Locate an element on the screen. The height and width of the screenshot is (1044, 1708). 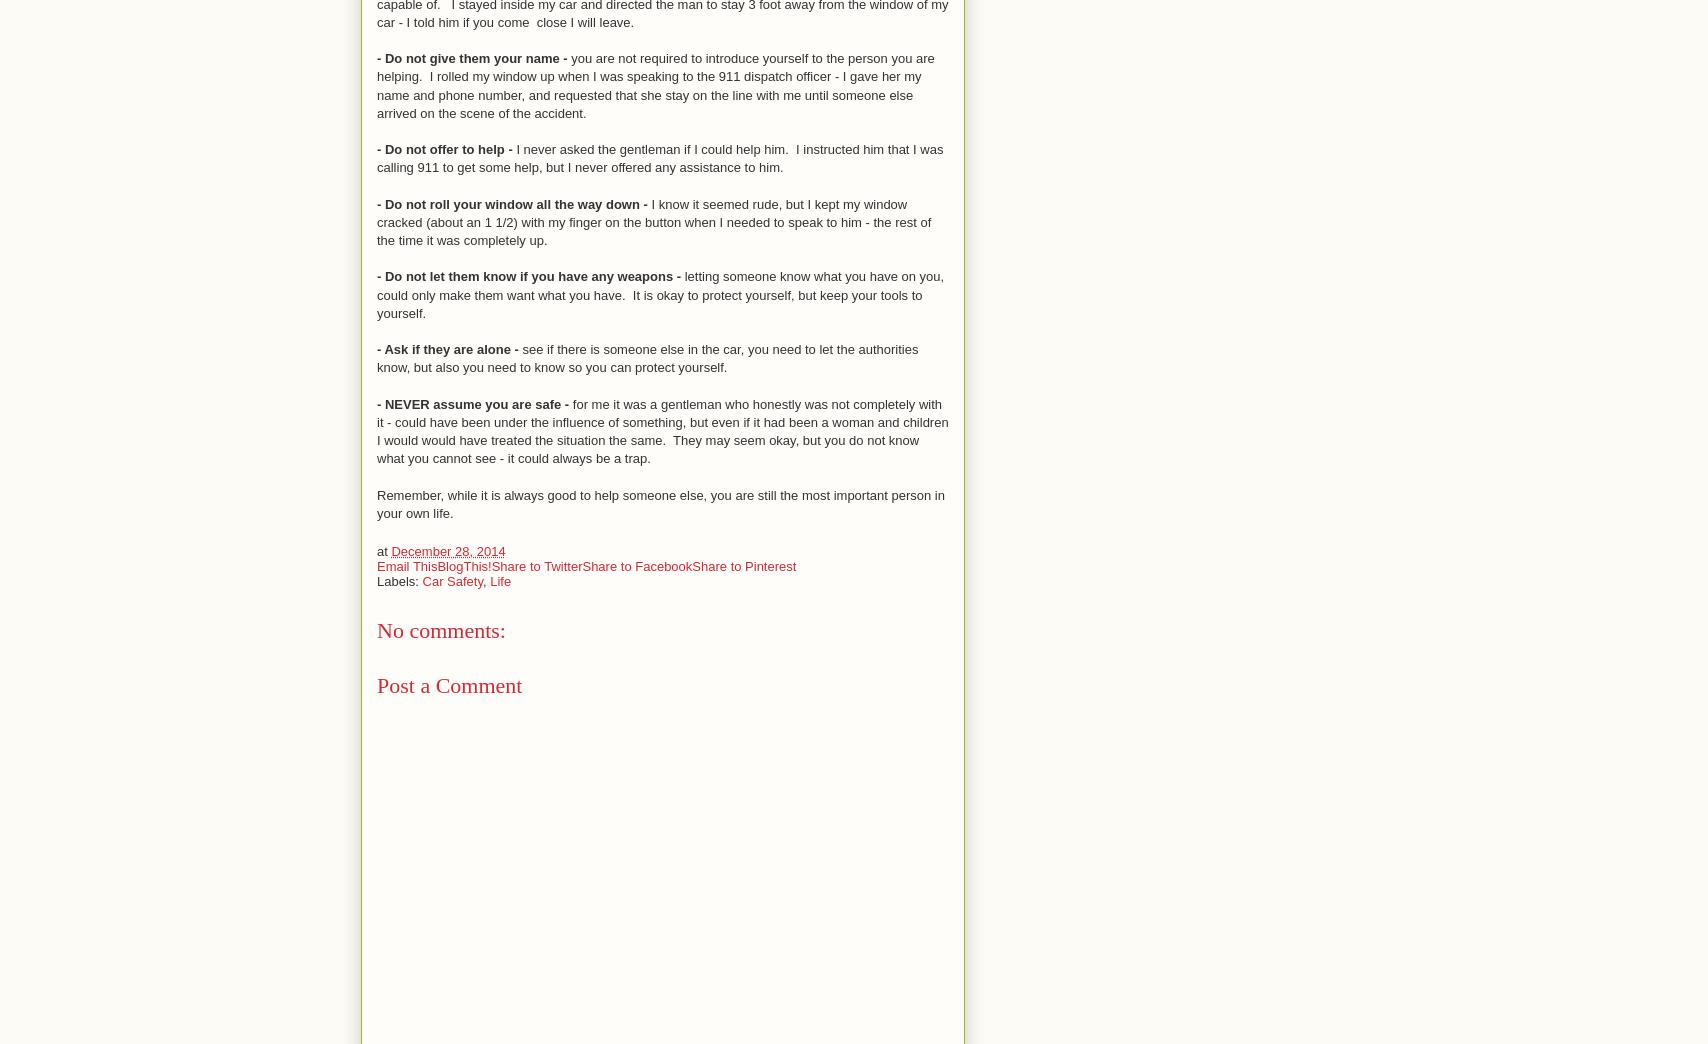
'Labels:' is located at coordinates (399, 579).